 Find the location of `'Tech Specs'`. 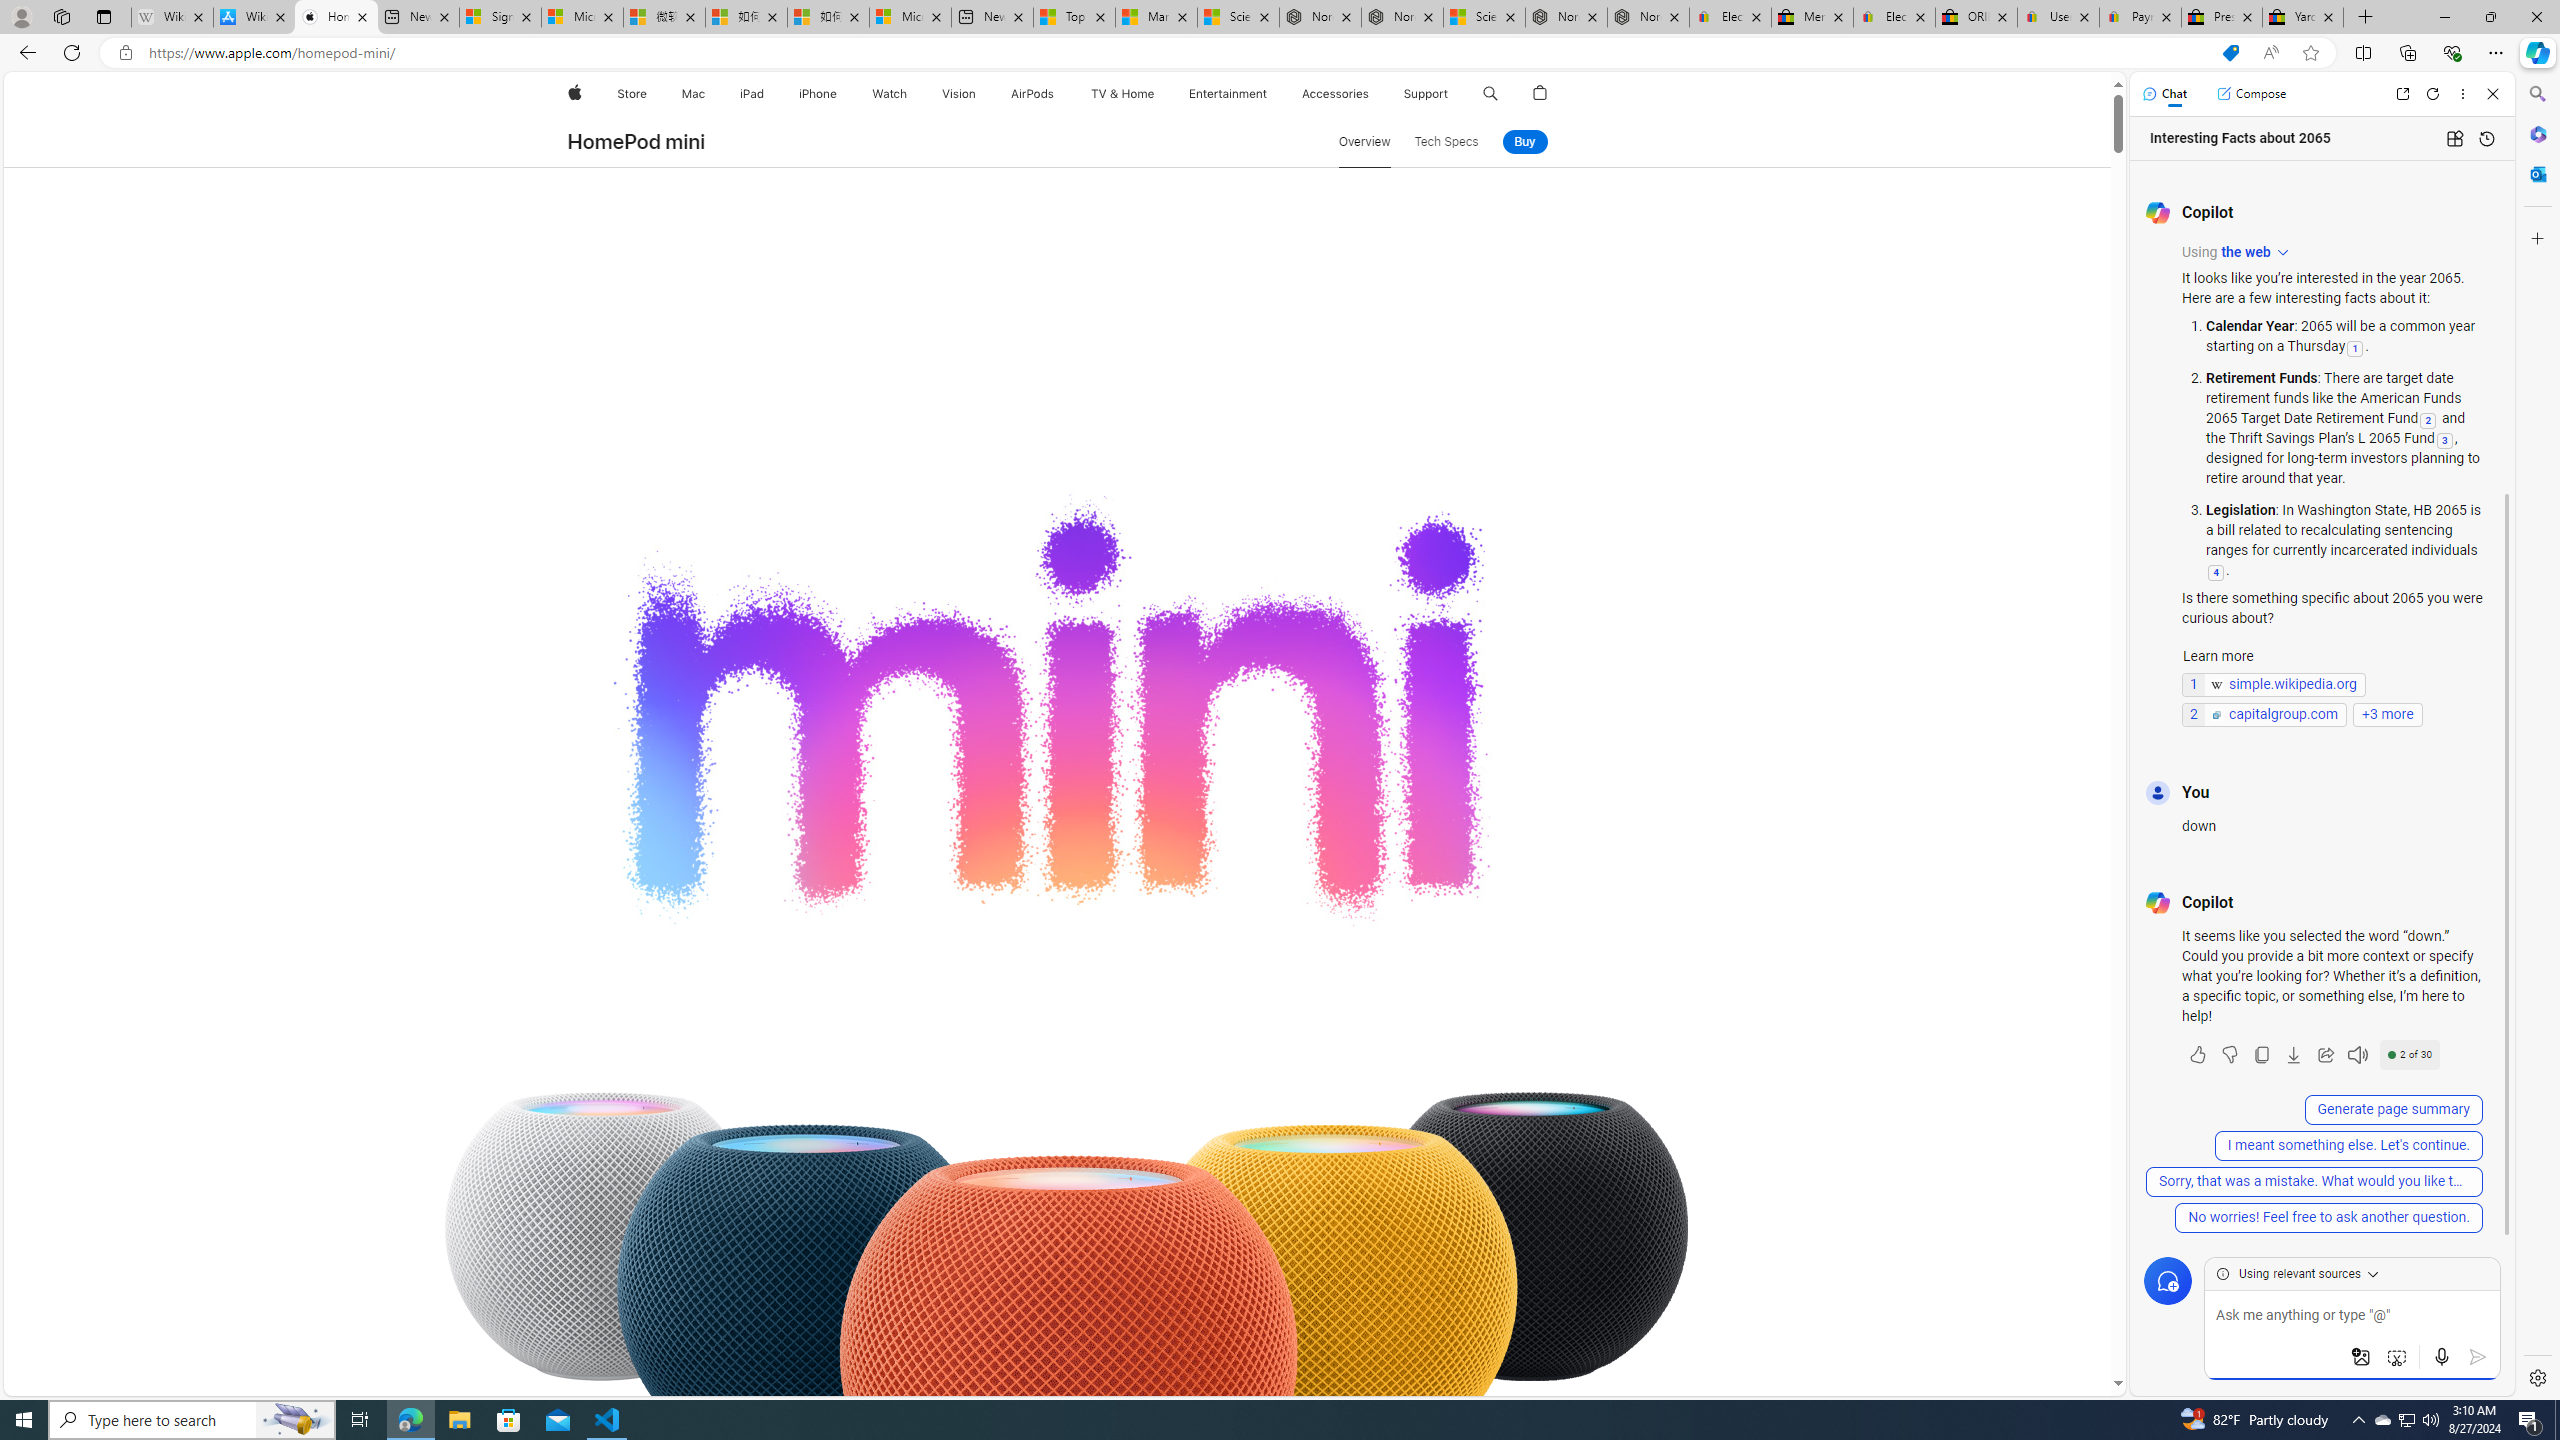

'Tech Specs' is located at coordinates (1446, 141).